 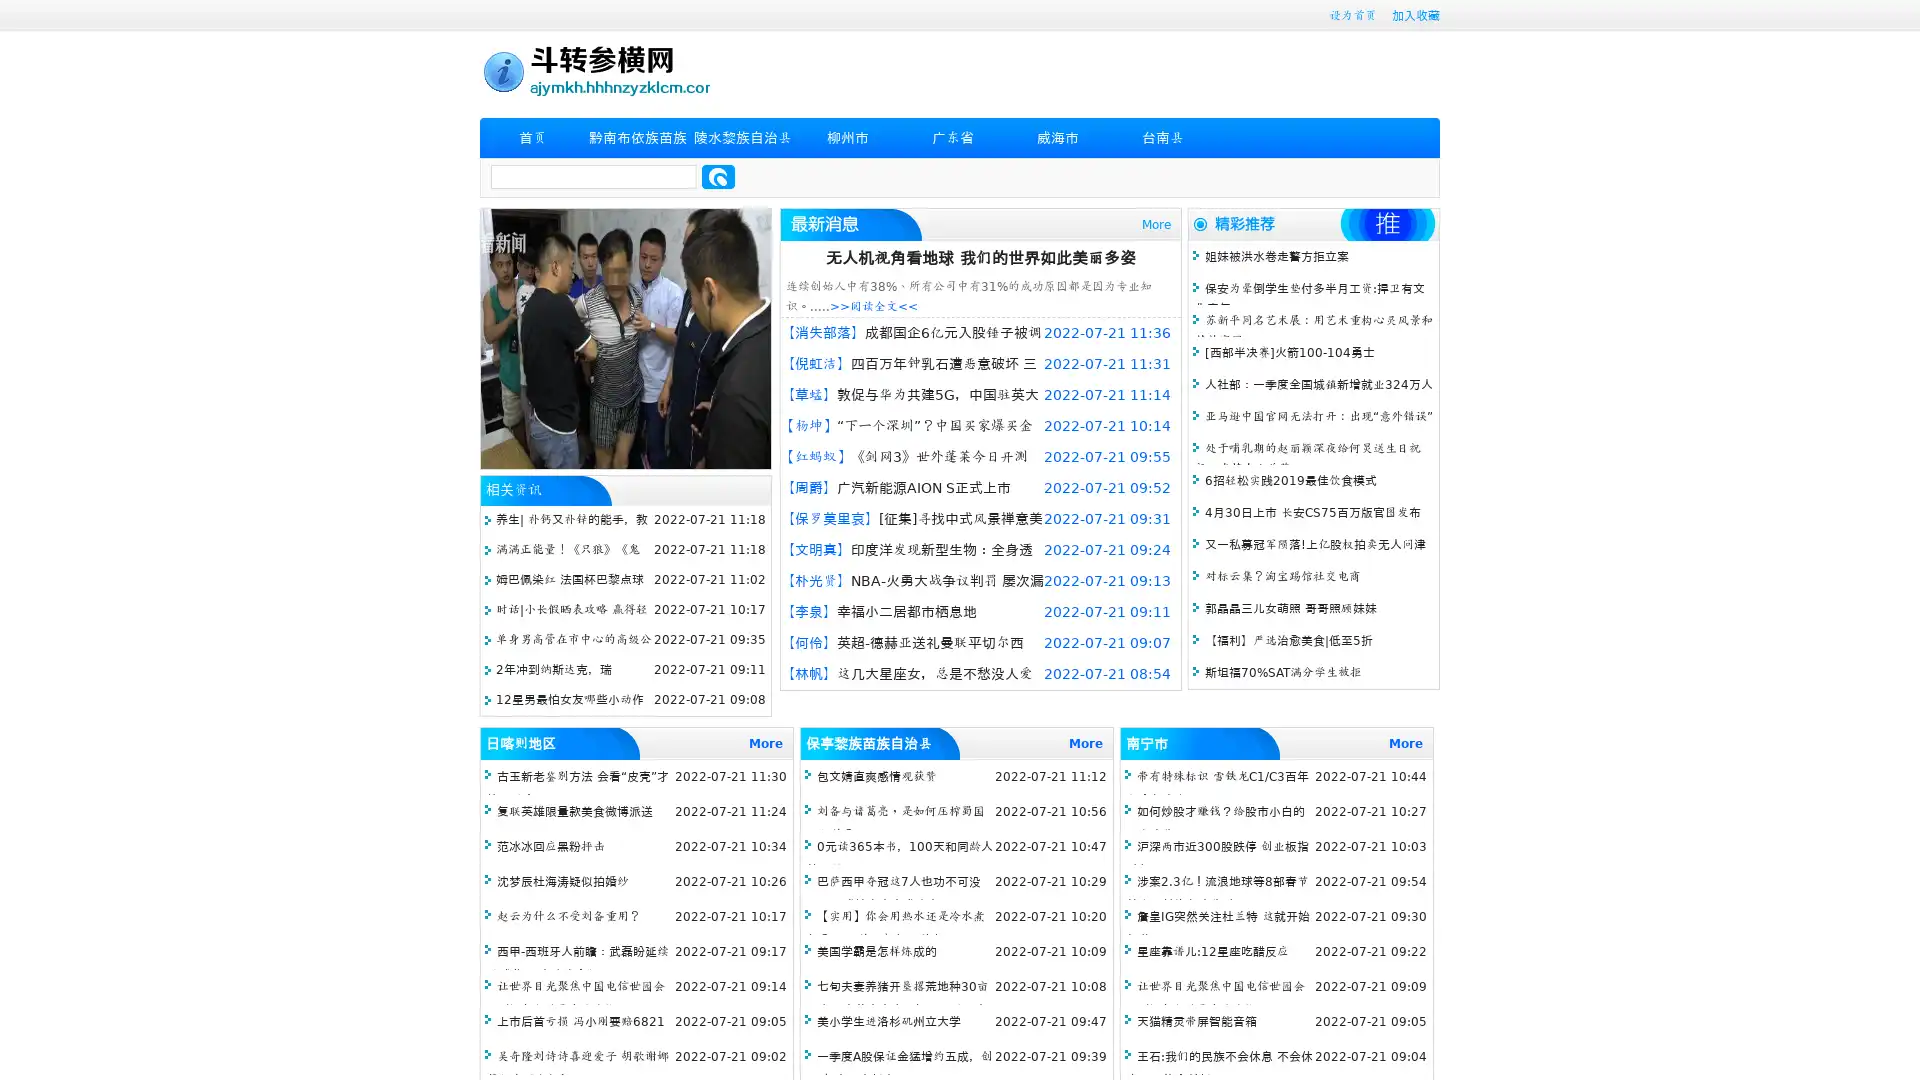 I want to click on Search, so click(x=718, y=176).